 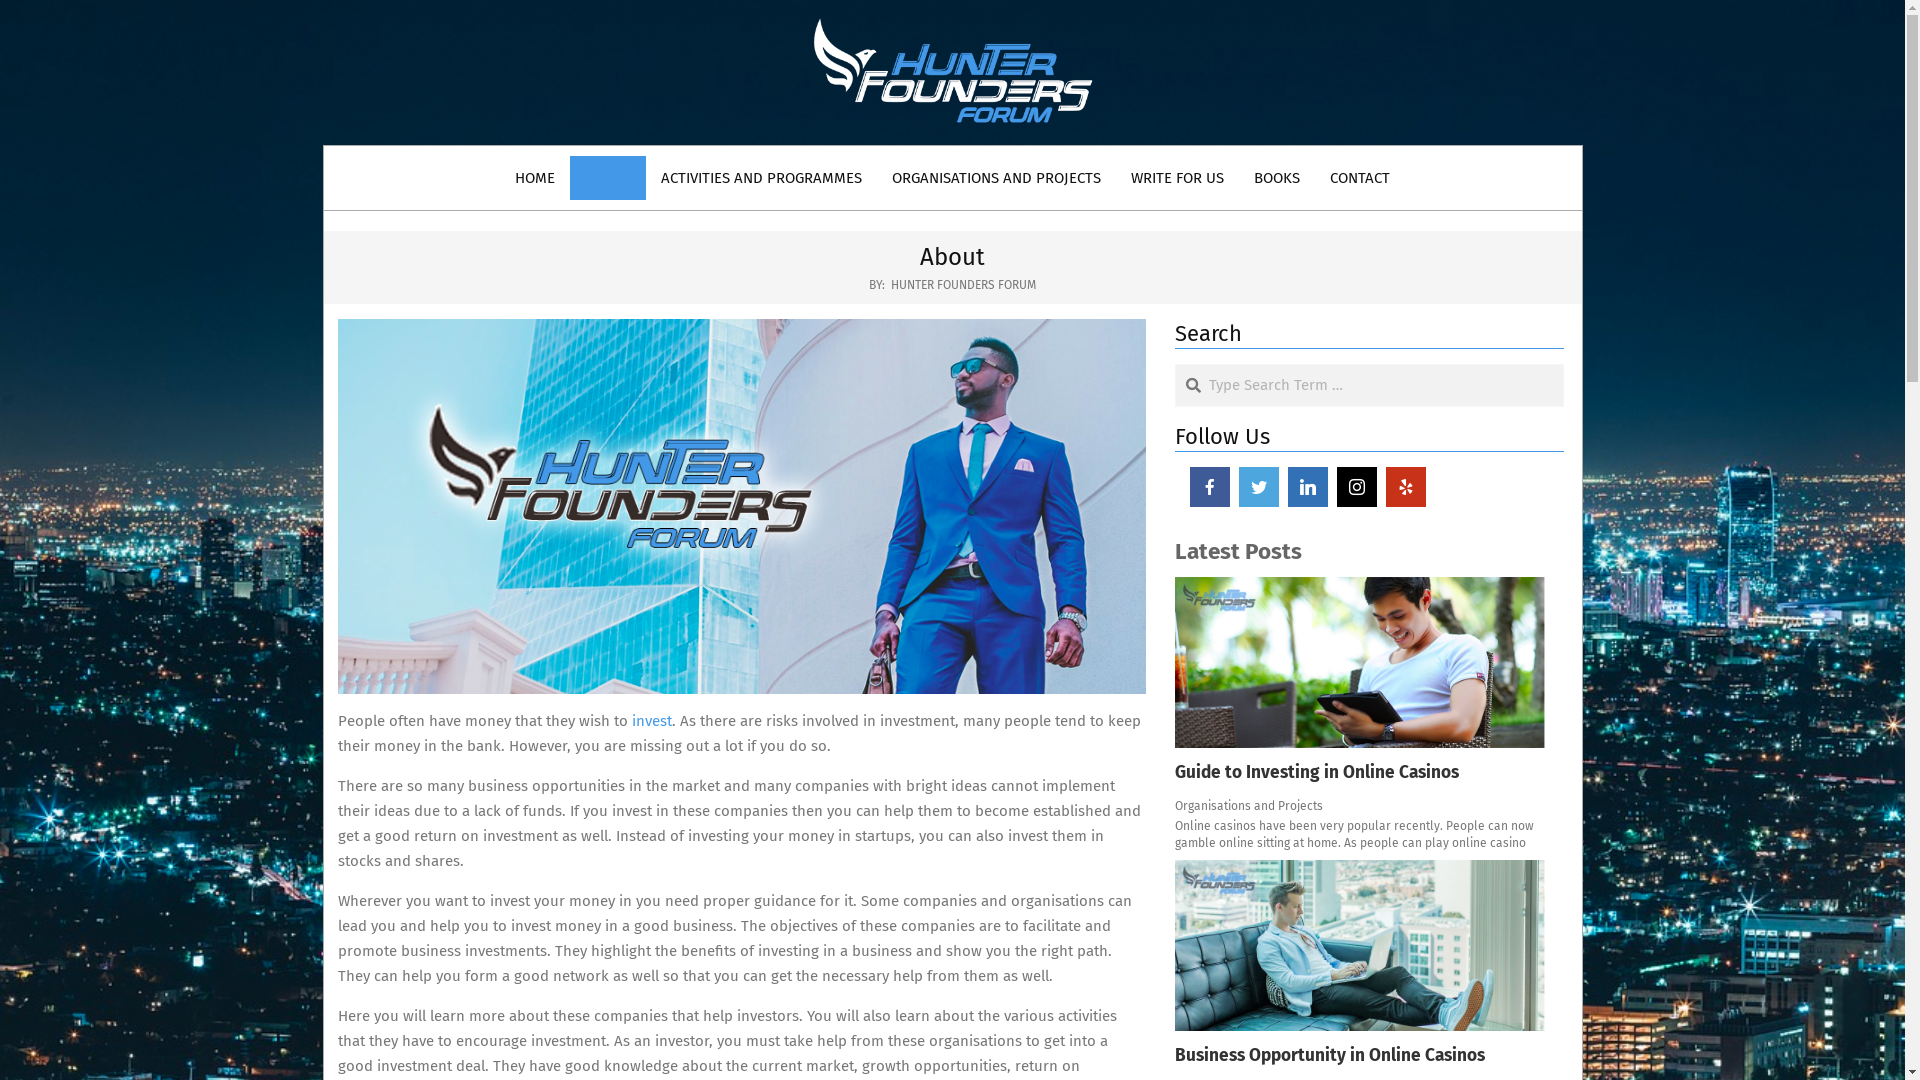 What do you see at coordinates (1208, 486) in the screenshot?
I see `'facebook'` at bounding box center [1208, 486].